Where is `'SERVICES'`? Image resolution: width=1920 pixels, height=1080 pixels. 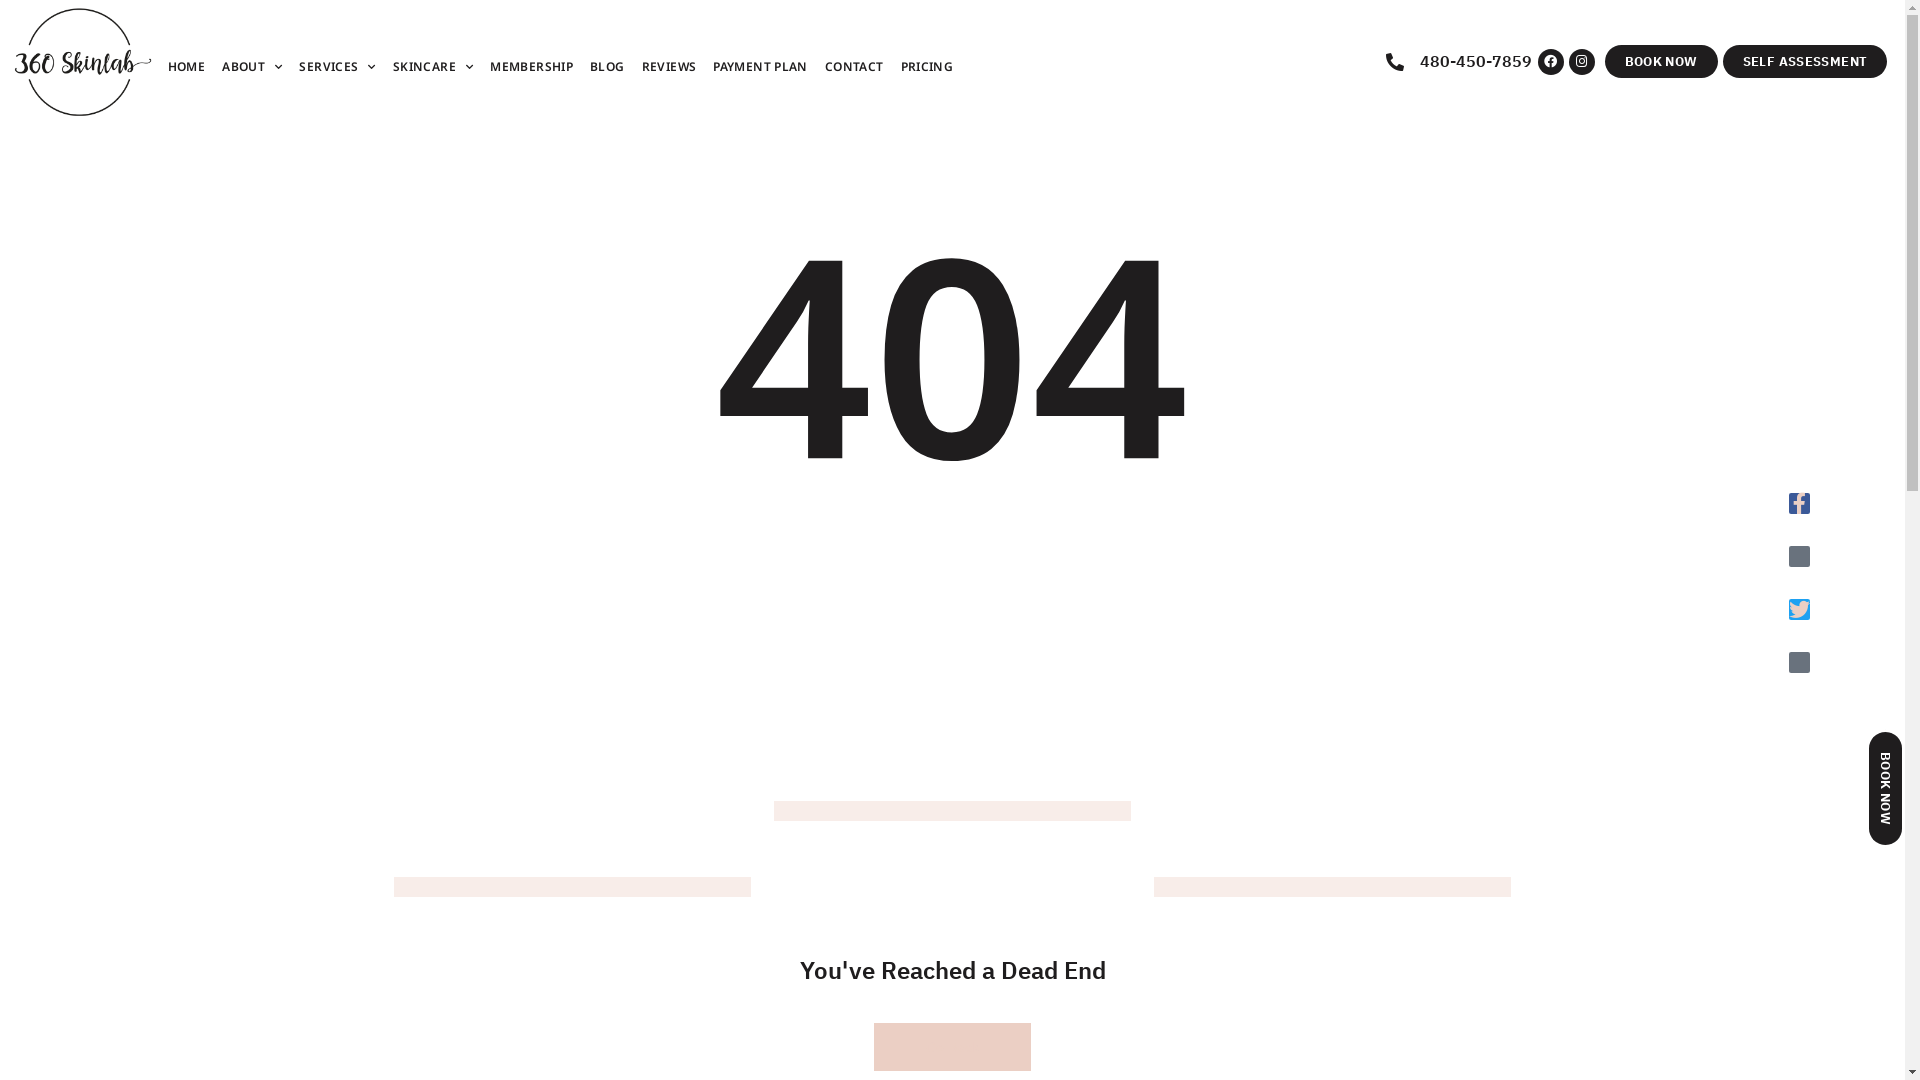
'SERVICES' is located at coordinates (296, 65).